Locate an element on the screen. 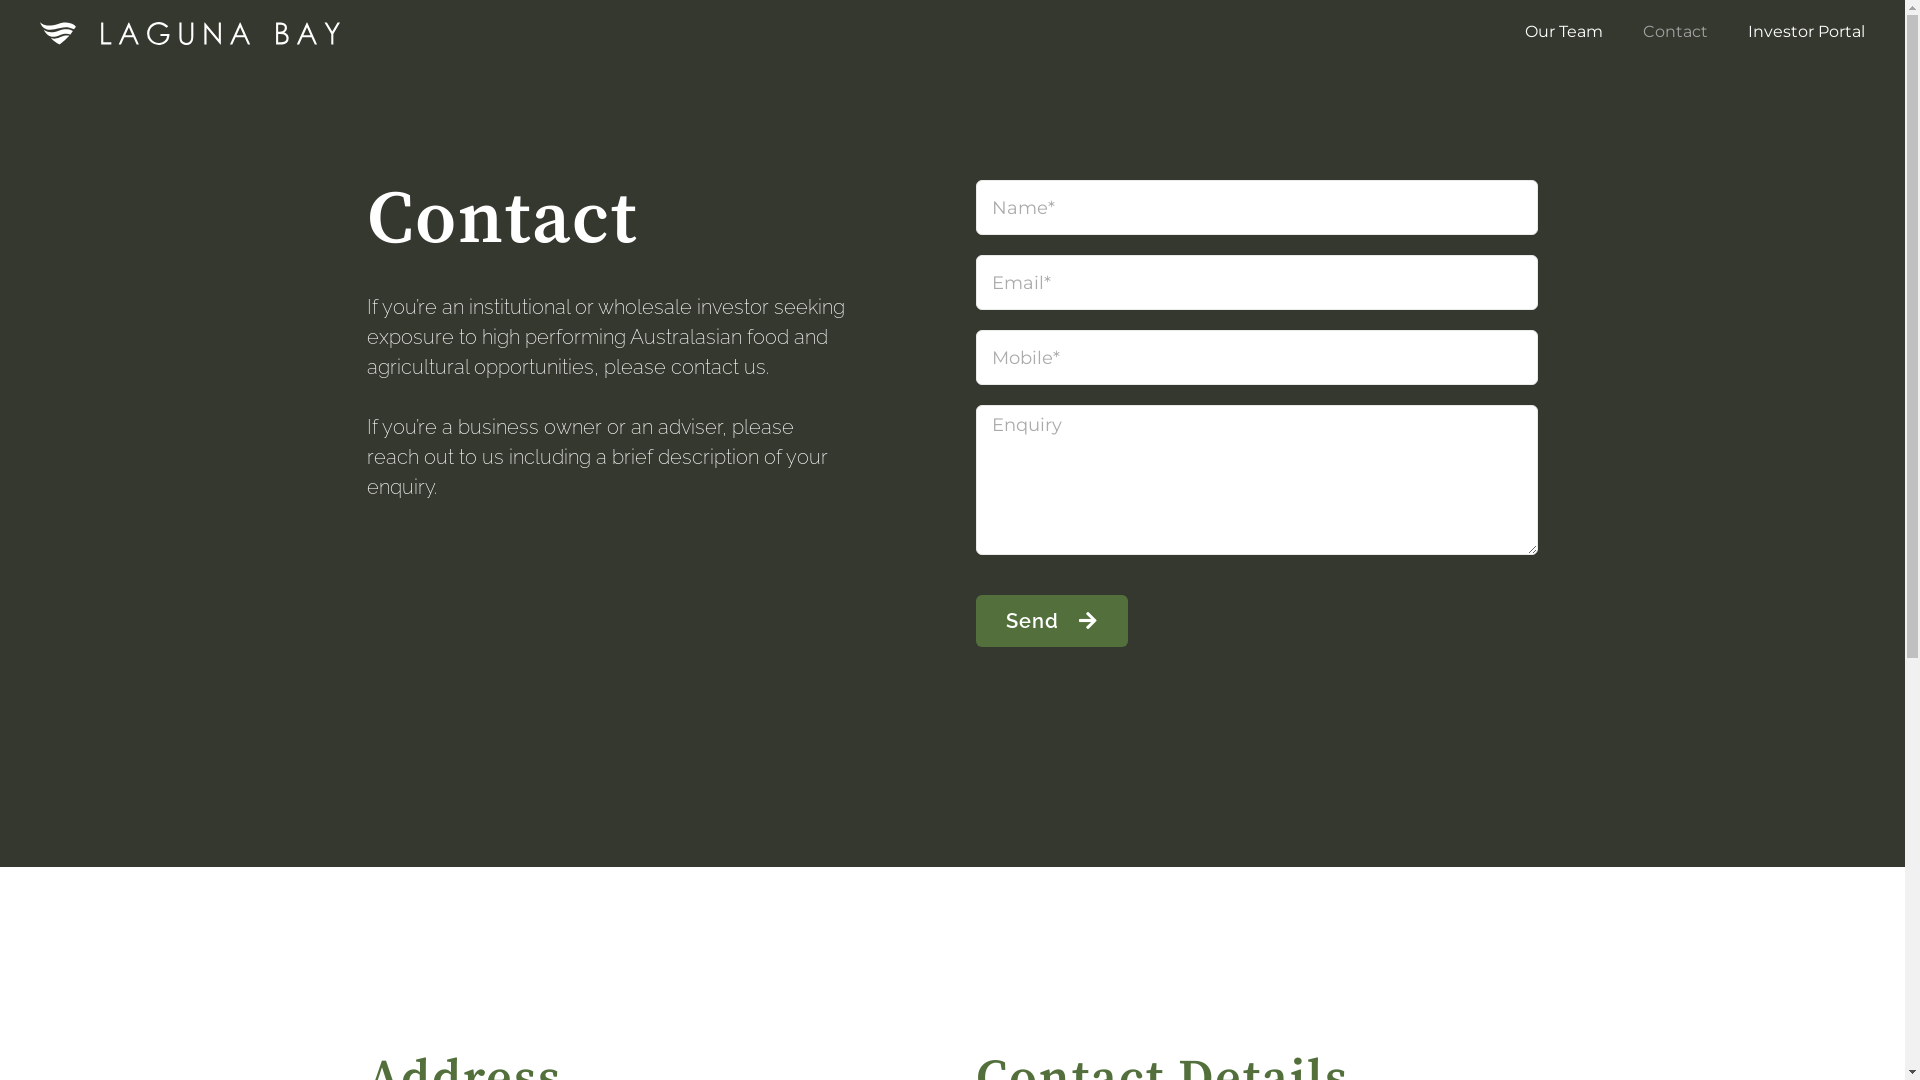 The width and height of the screenshot is (1920, 1080). 'Send' is located at coordinates (1050, 620).